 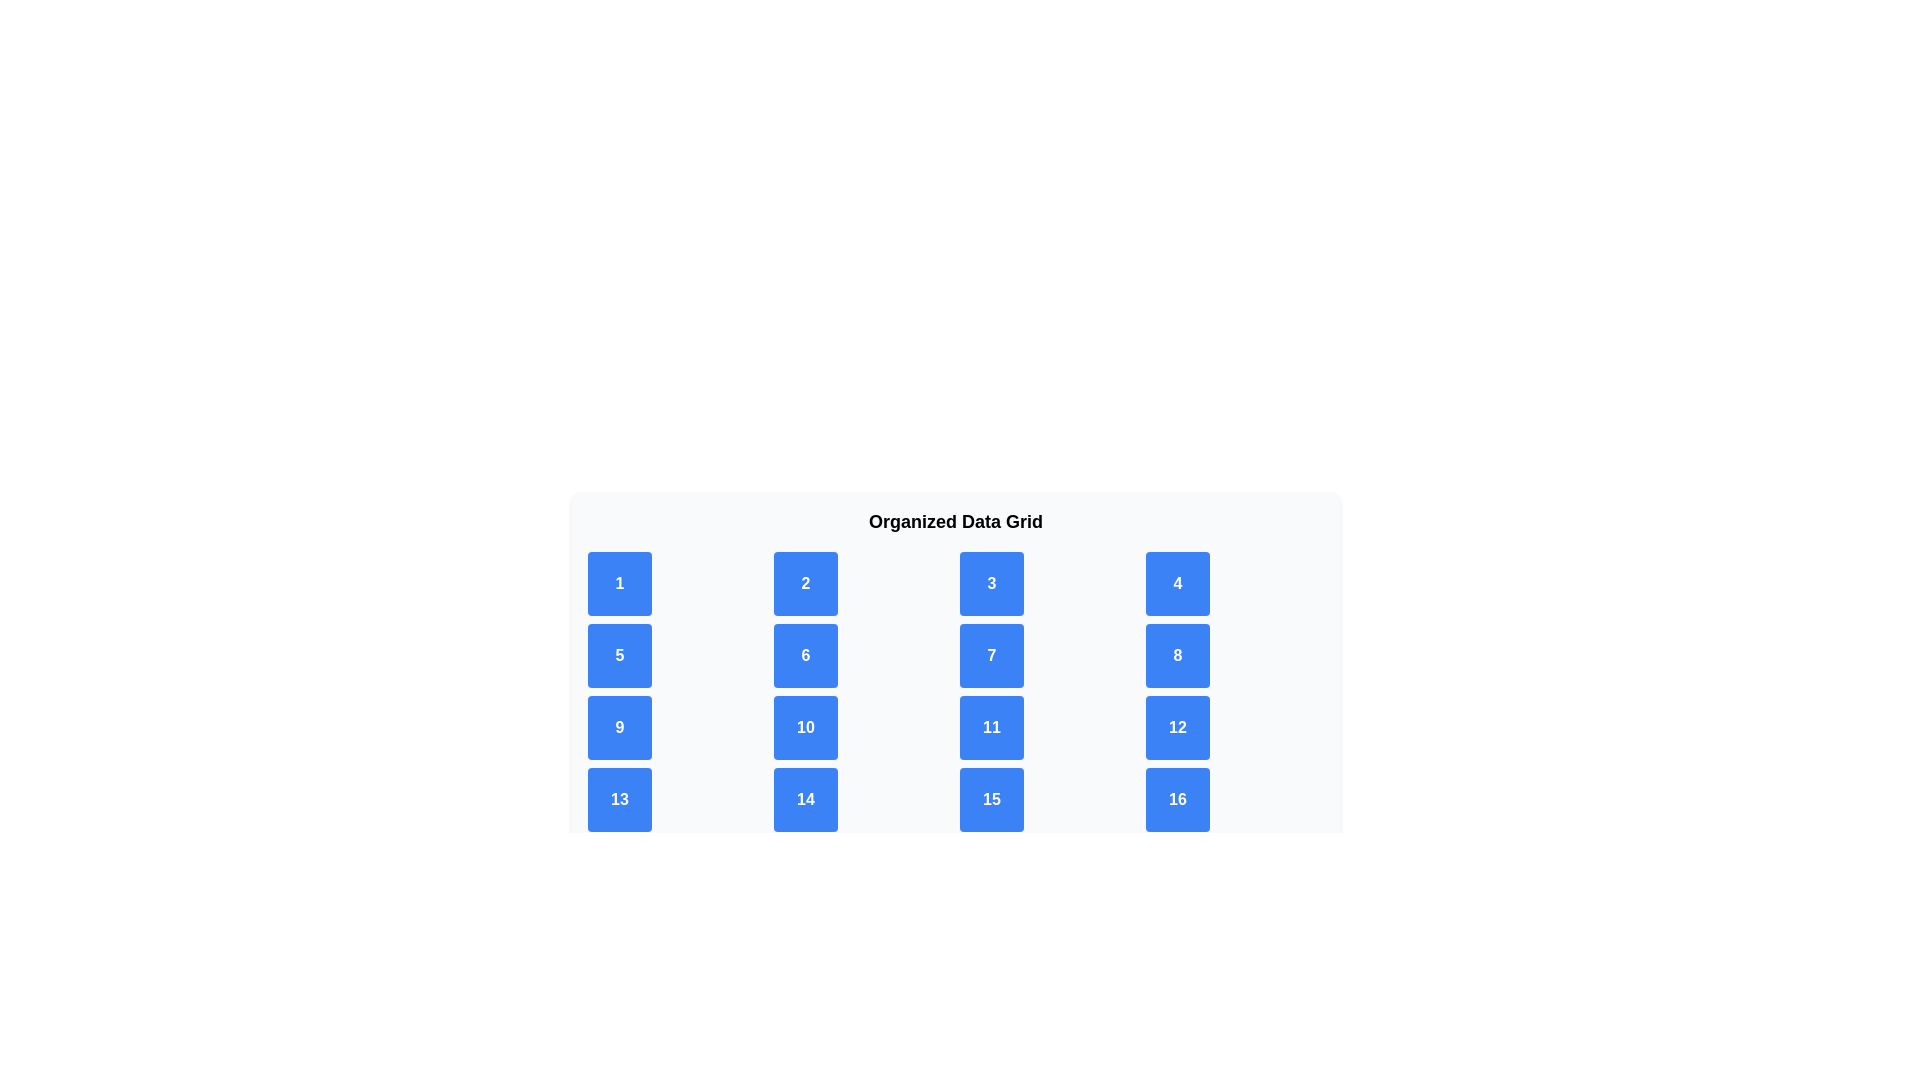 What do you see at coordinates (1177, 655) in the screenshot?
I see `the square blue button with a rounded border and the centered white number '8', located in the second row and fourth column of the grid, below the button labeled '4' and above the button labeled '12'` at bounding box center [1177, 655].